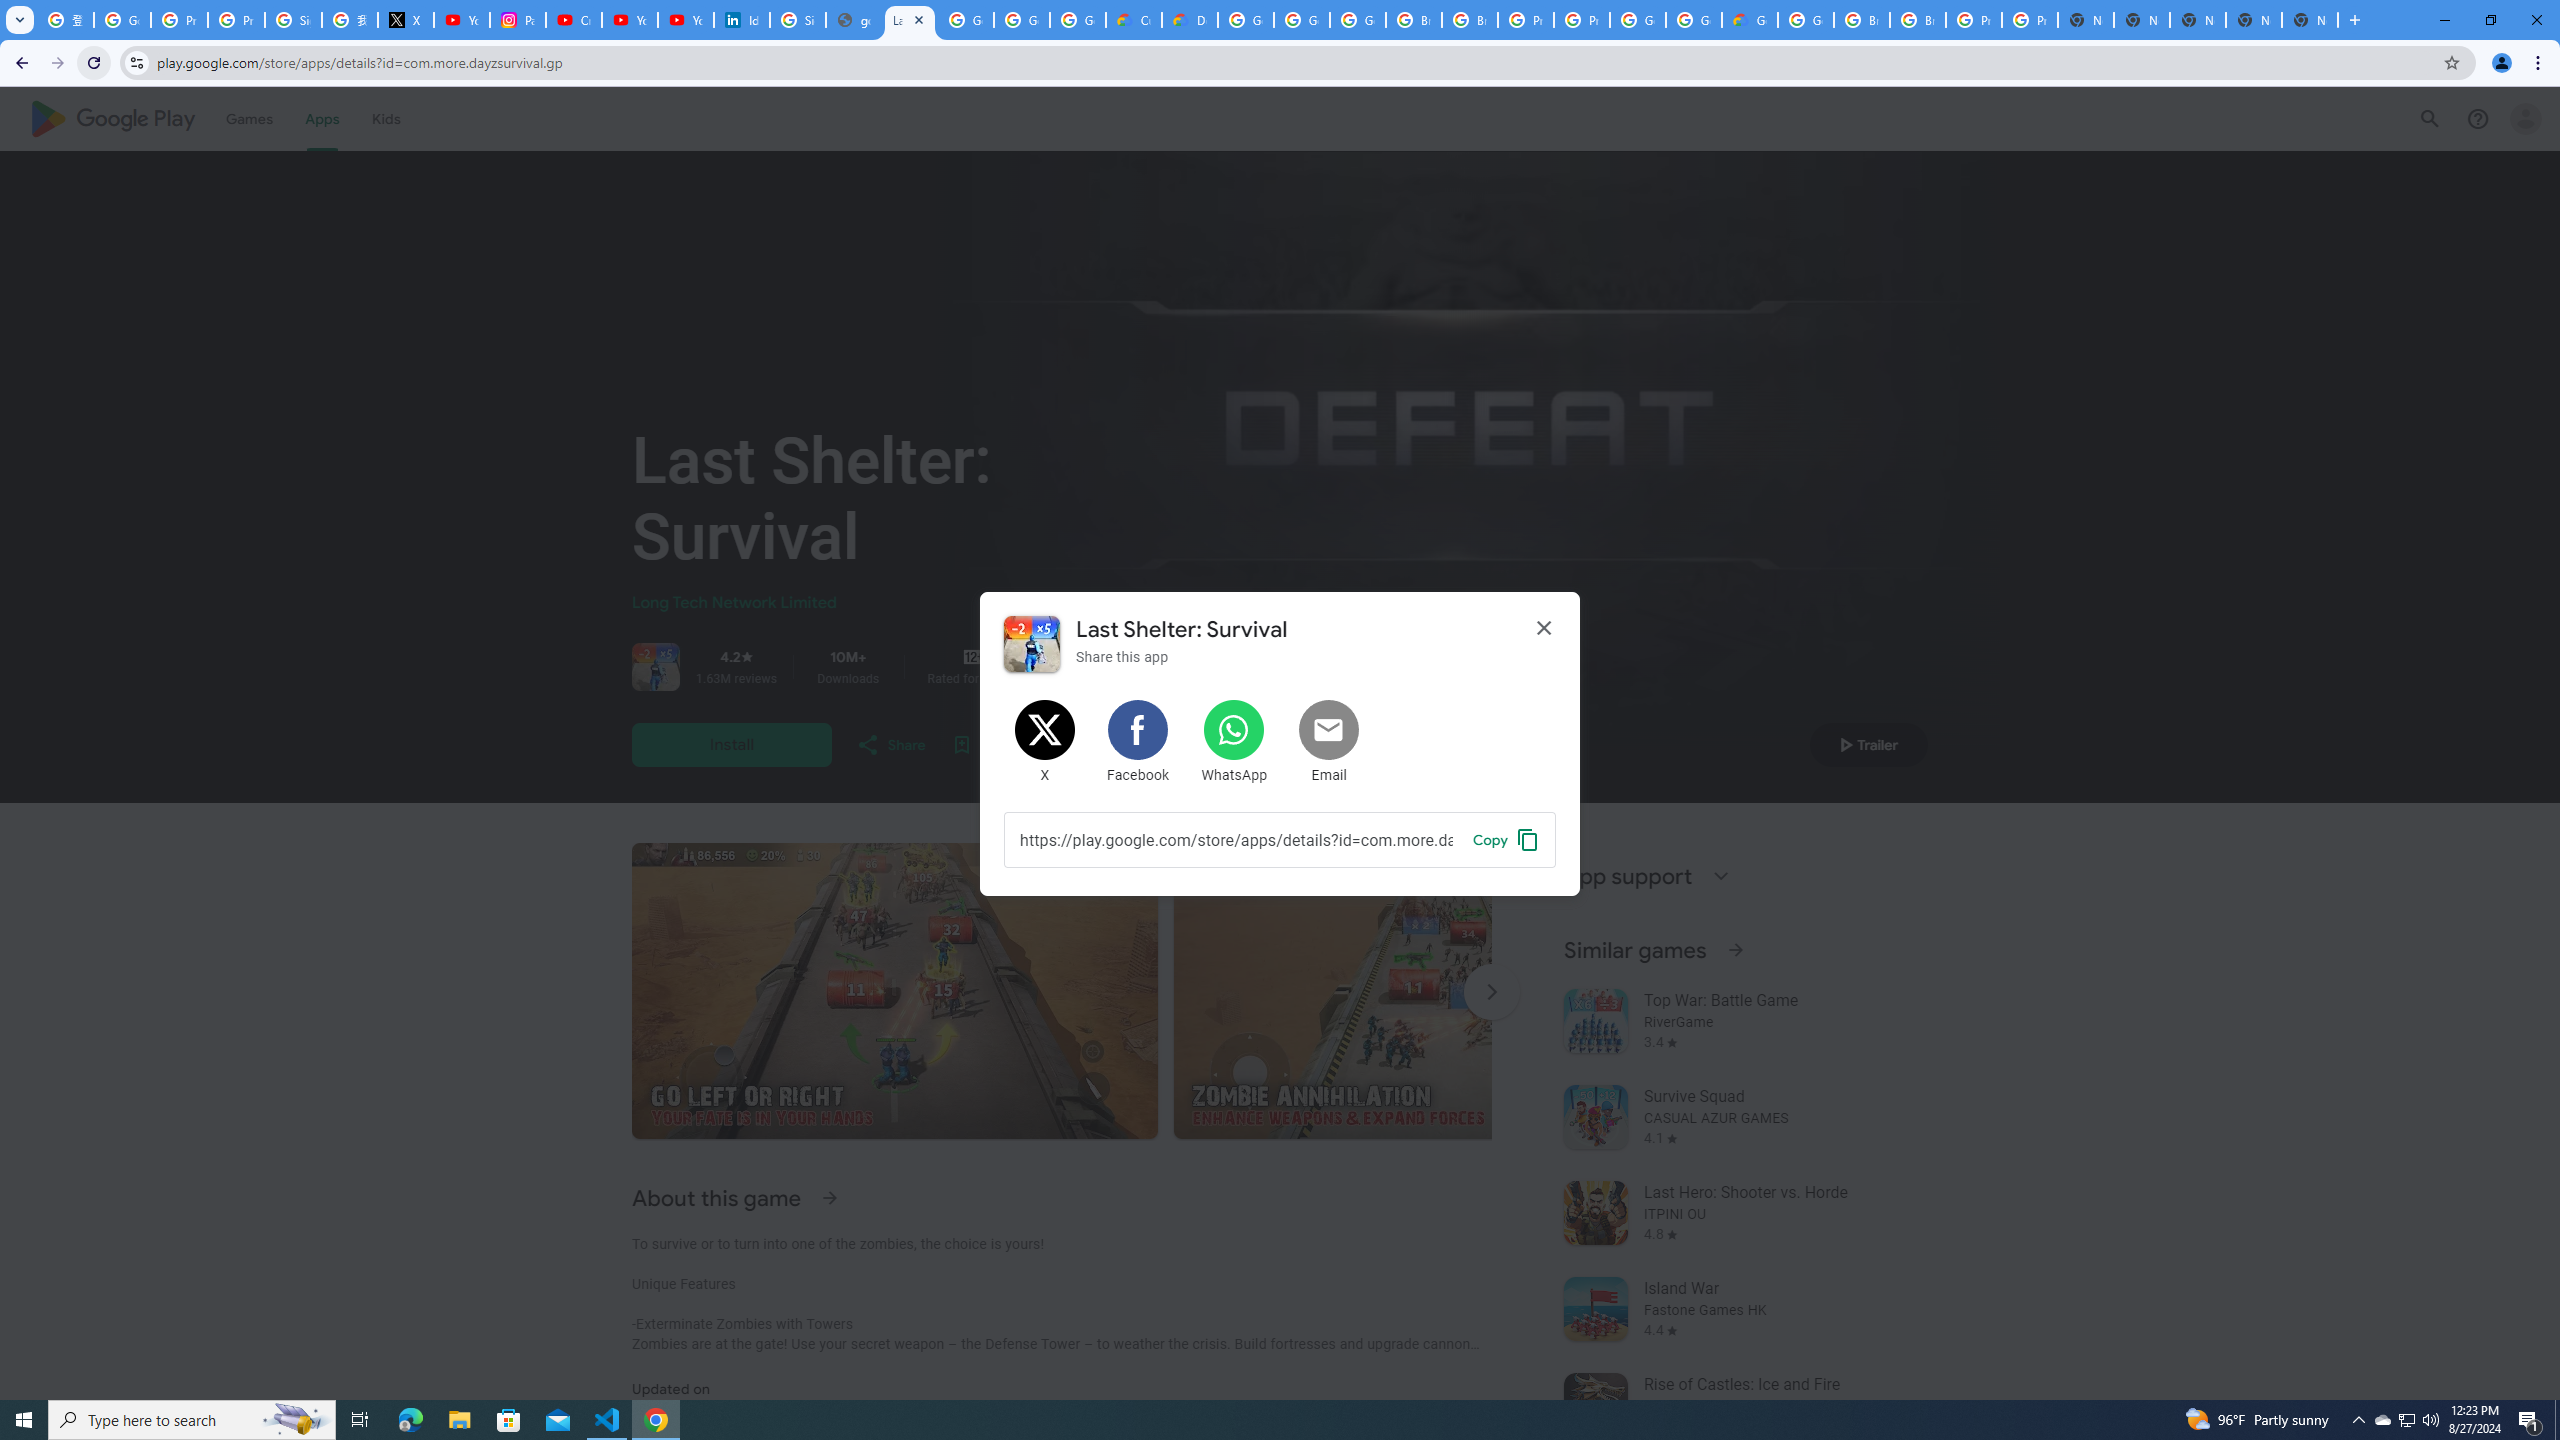  Describe the element at coordinates (461, 19) in the screenshot. I see `'YouTube Content Monetization Policies - How YouTube Works'` at that location.